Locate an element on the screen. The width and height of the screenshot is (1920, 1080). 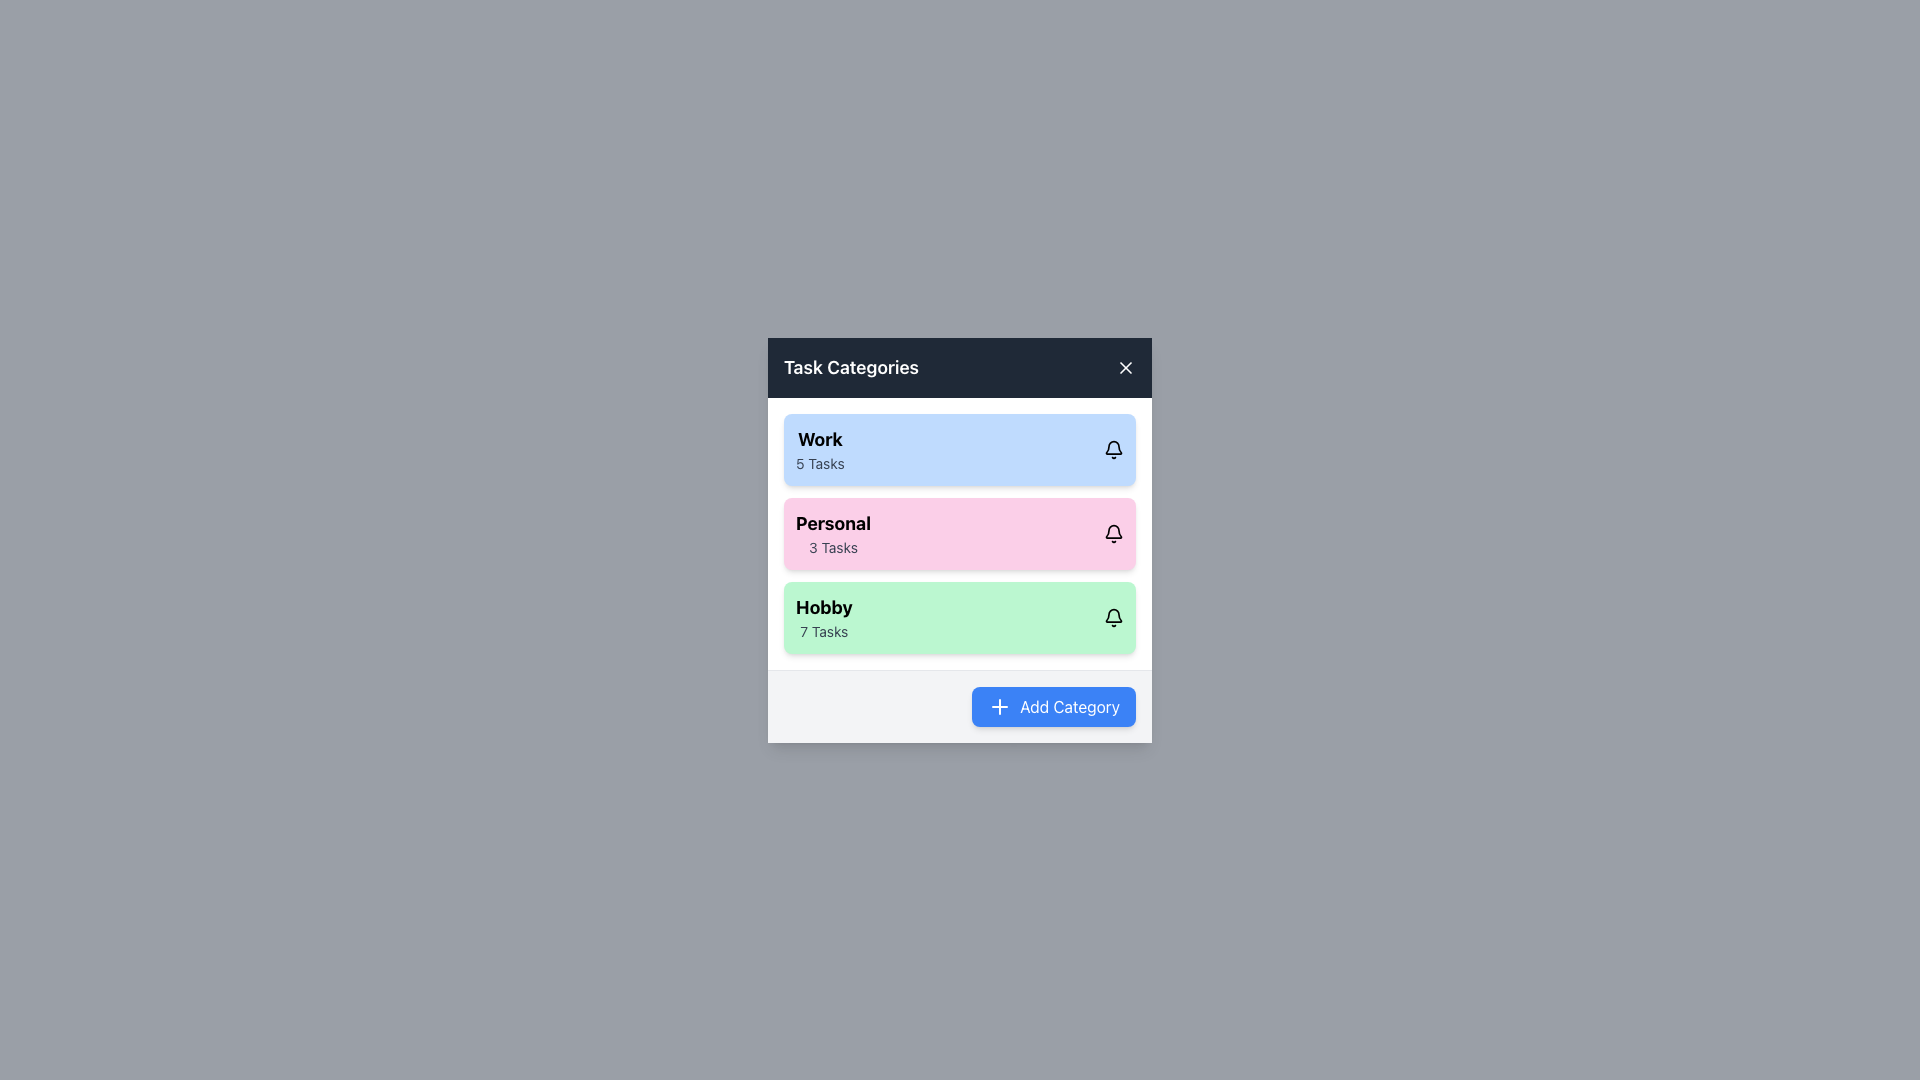
the static text label displaying '7 Tasks' located in the green background section of the 'Hobby' category panel, positioned directly below the bold text 'Hobby' is located at coordinates (824, 631).